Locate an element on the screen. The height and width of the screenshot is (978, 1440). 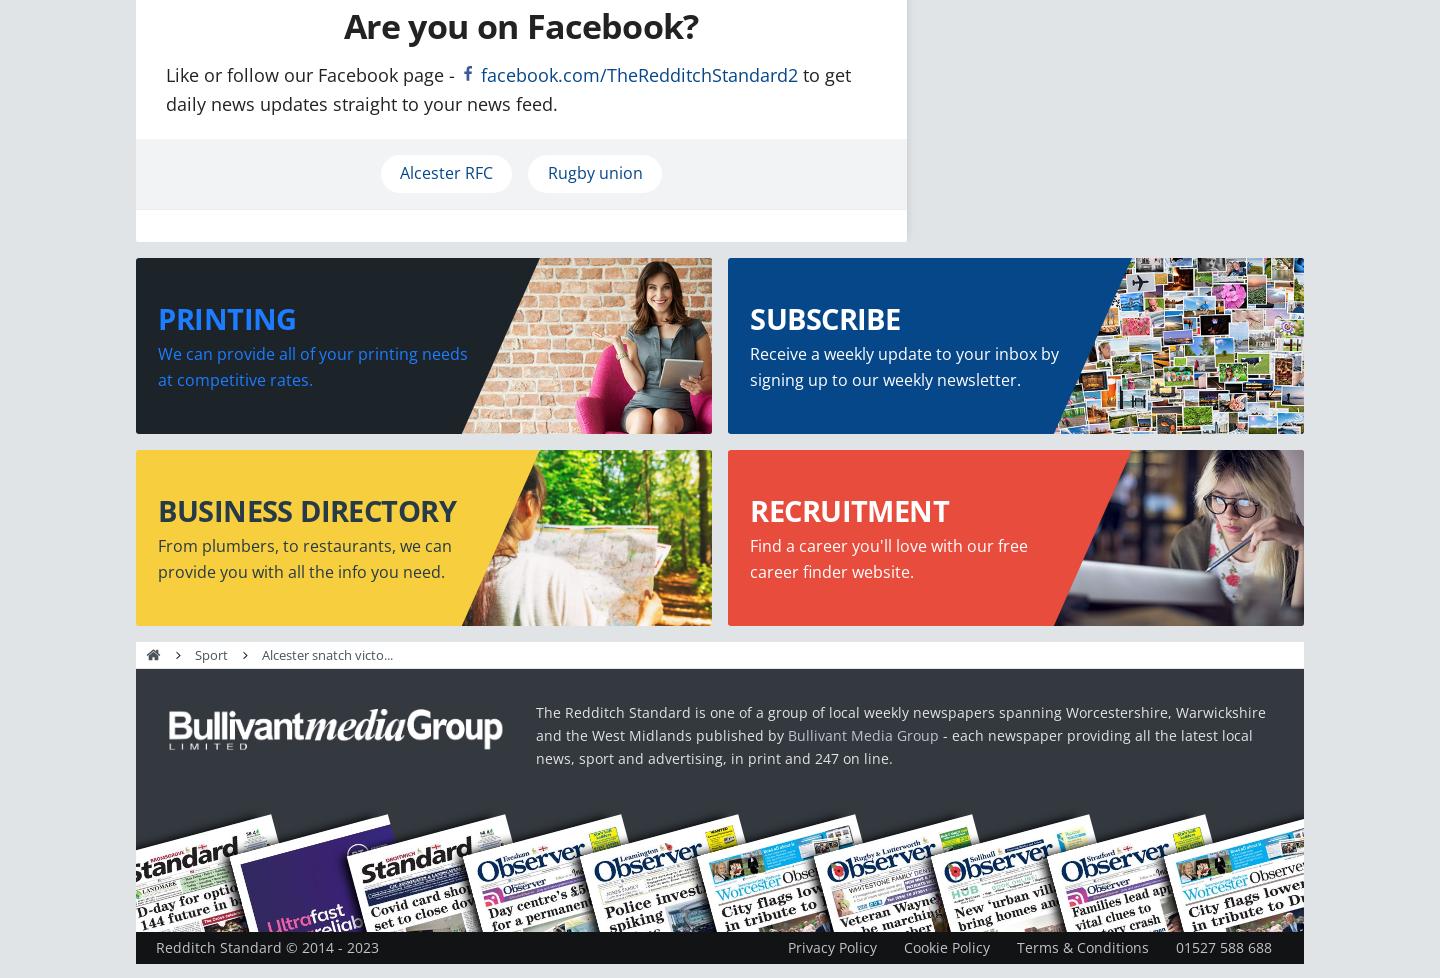
'Rugby union' is located at coordinates (594, 173).